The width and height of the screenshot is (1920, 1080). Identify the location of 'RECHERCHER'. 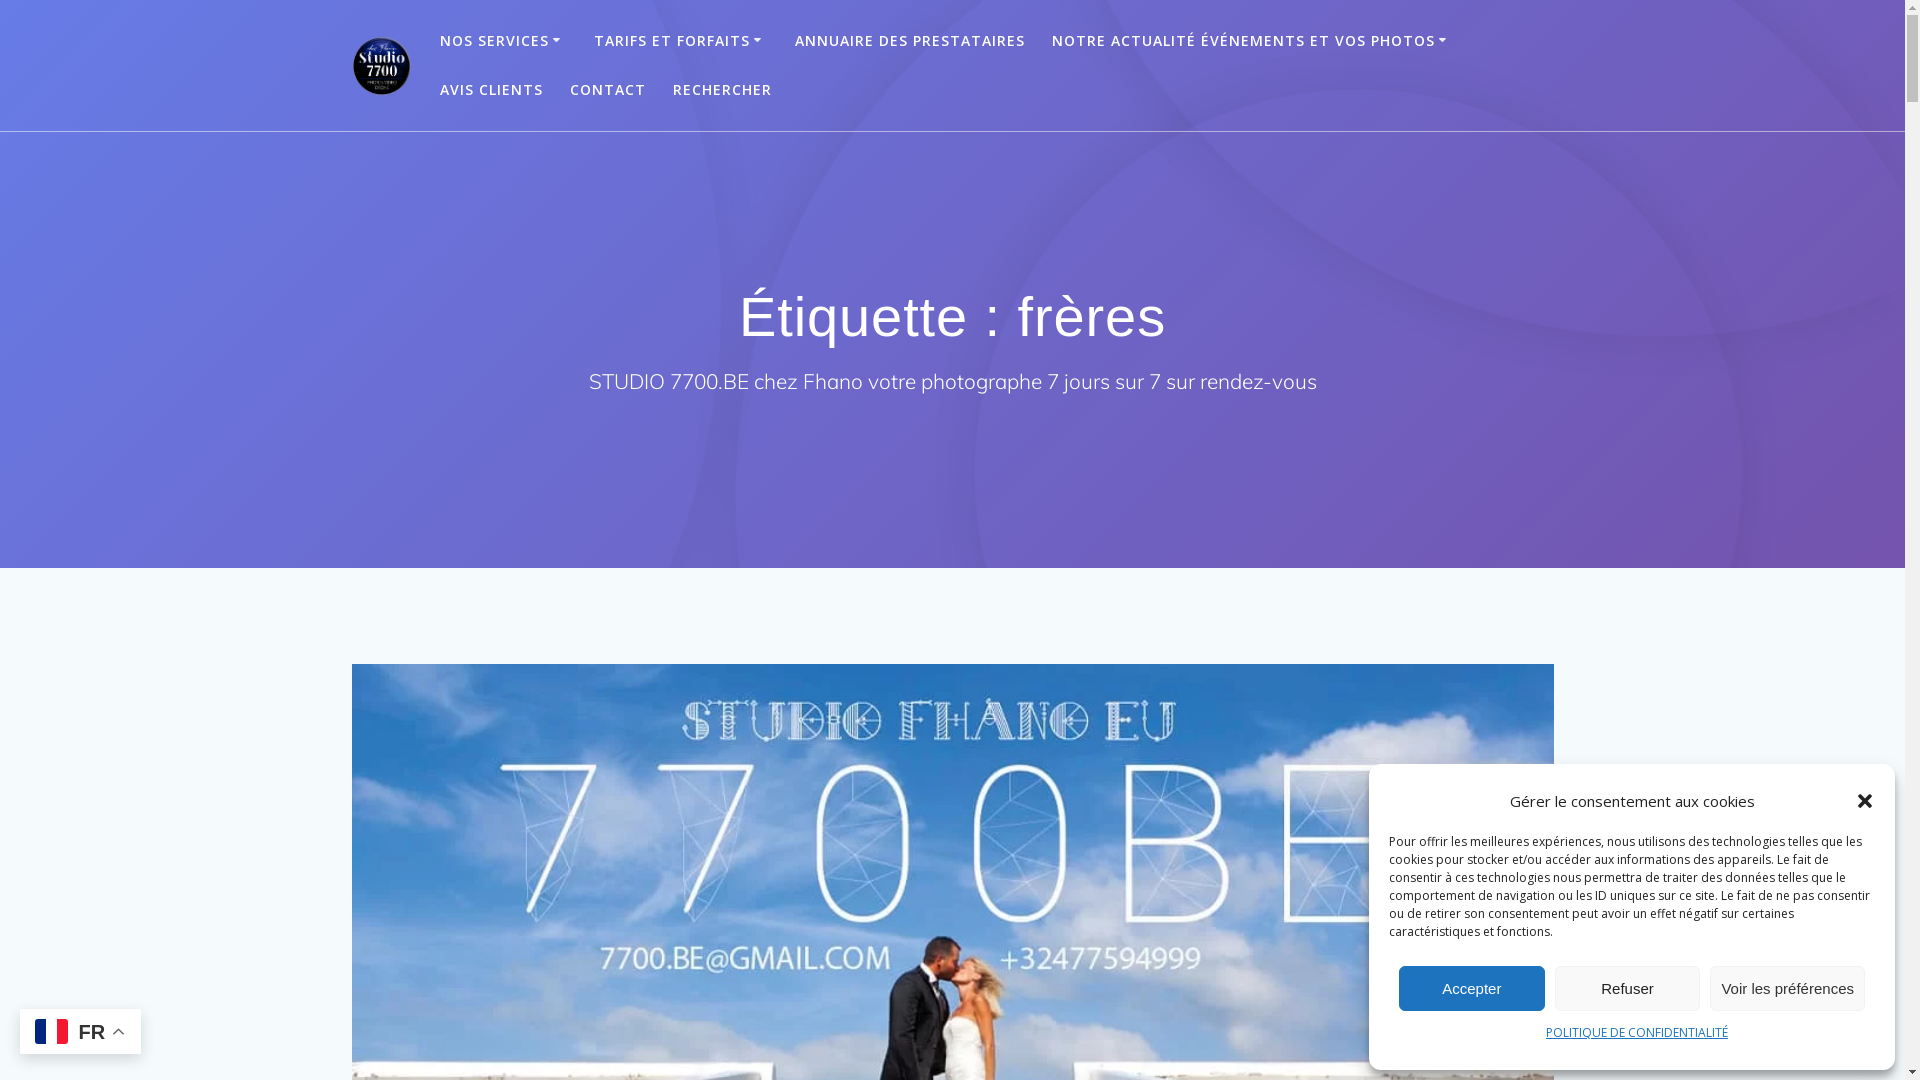
(721, 88).